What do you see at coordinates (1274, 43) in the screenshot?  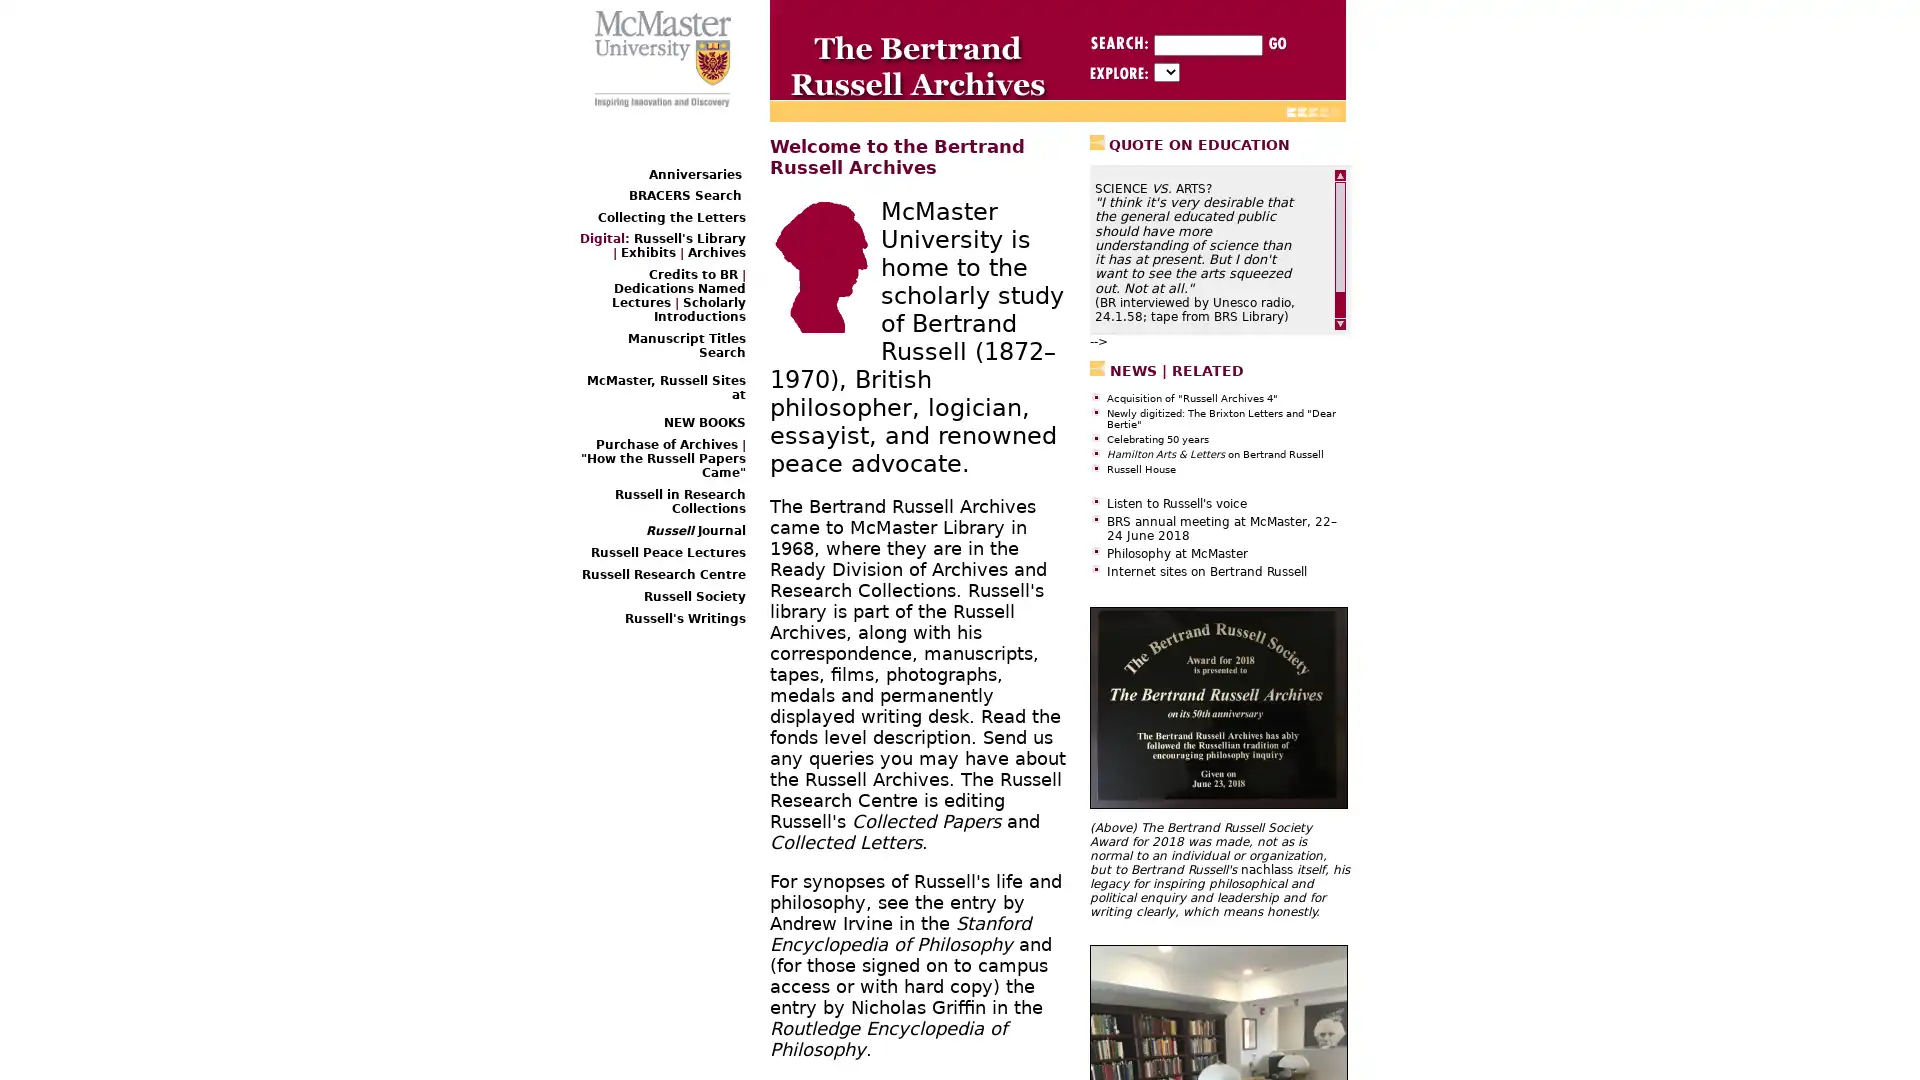 I see `GO` at bounding box center [1274, 43].